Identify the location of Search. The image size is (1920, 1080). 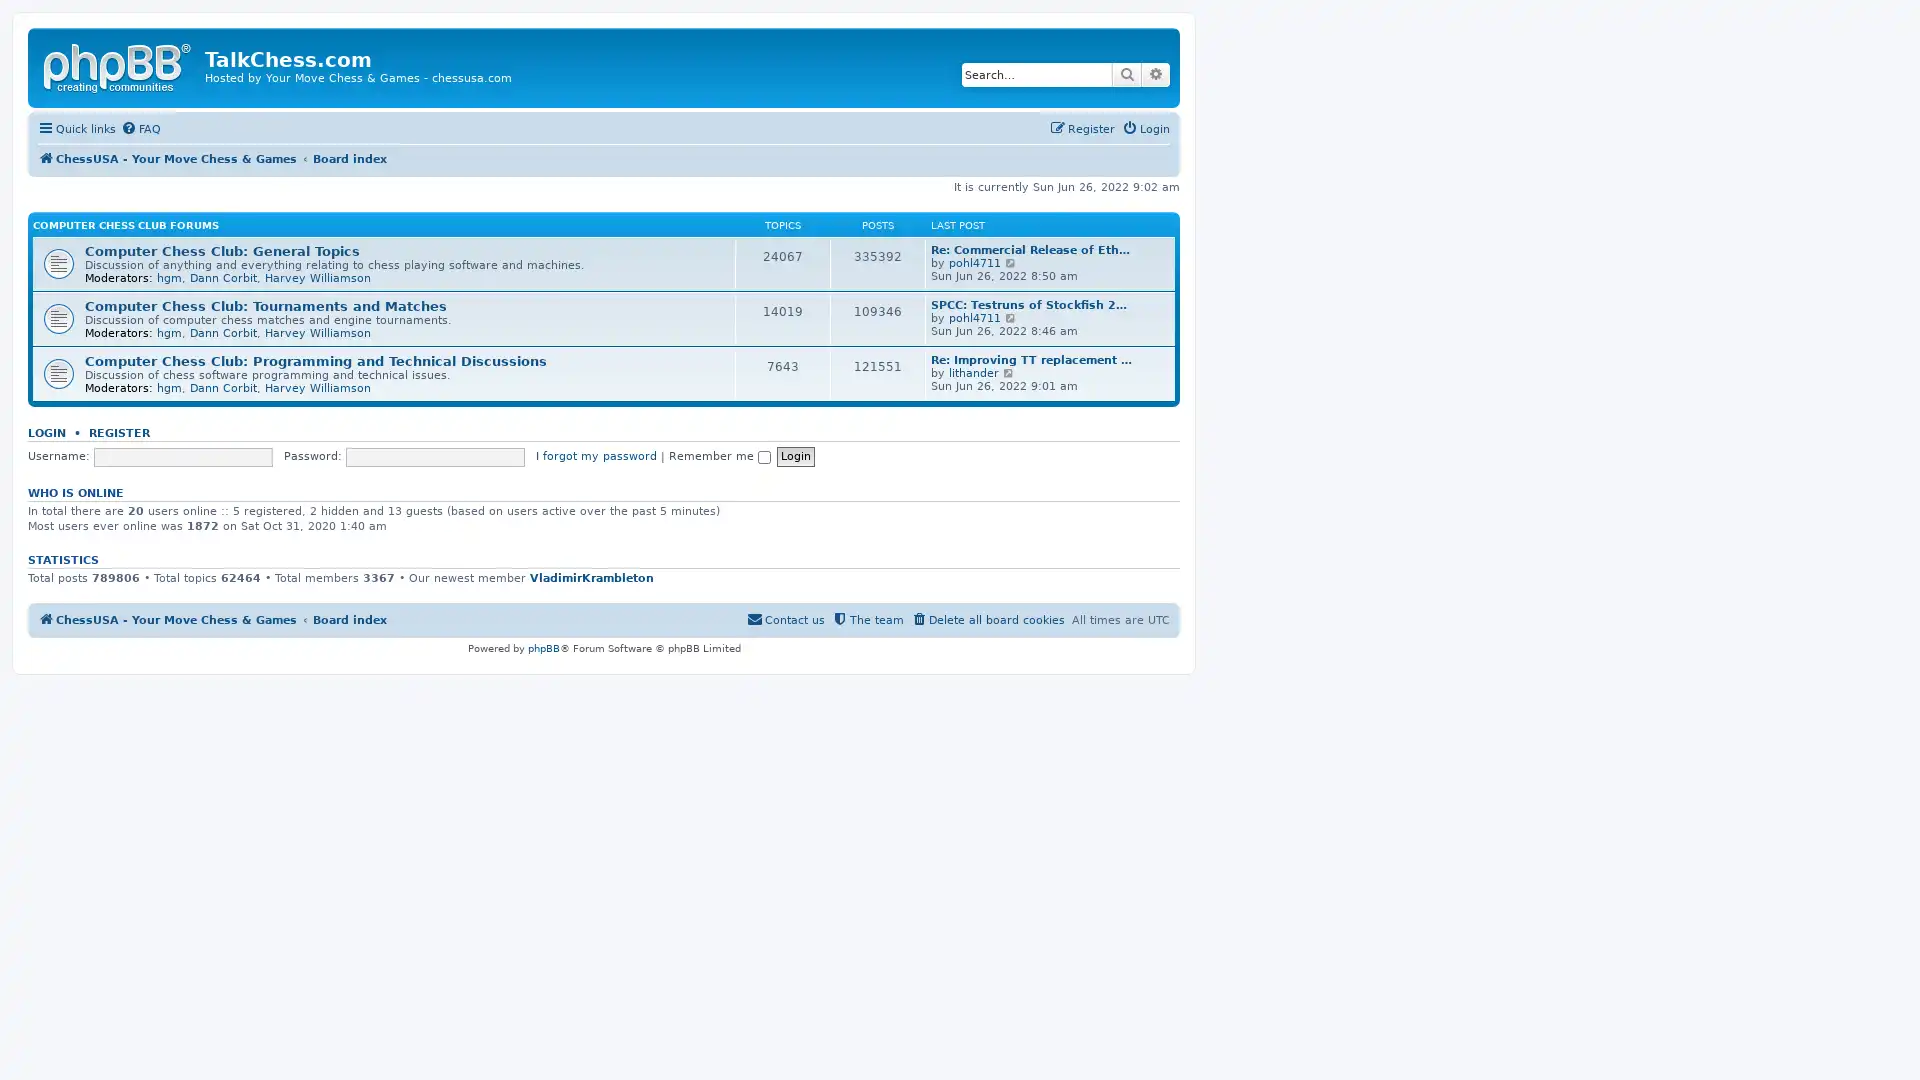
(1127, 73).